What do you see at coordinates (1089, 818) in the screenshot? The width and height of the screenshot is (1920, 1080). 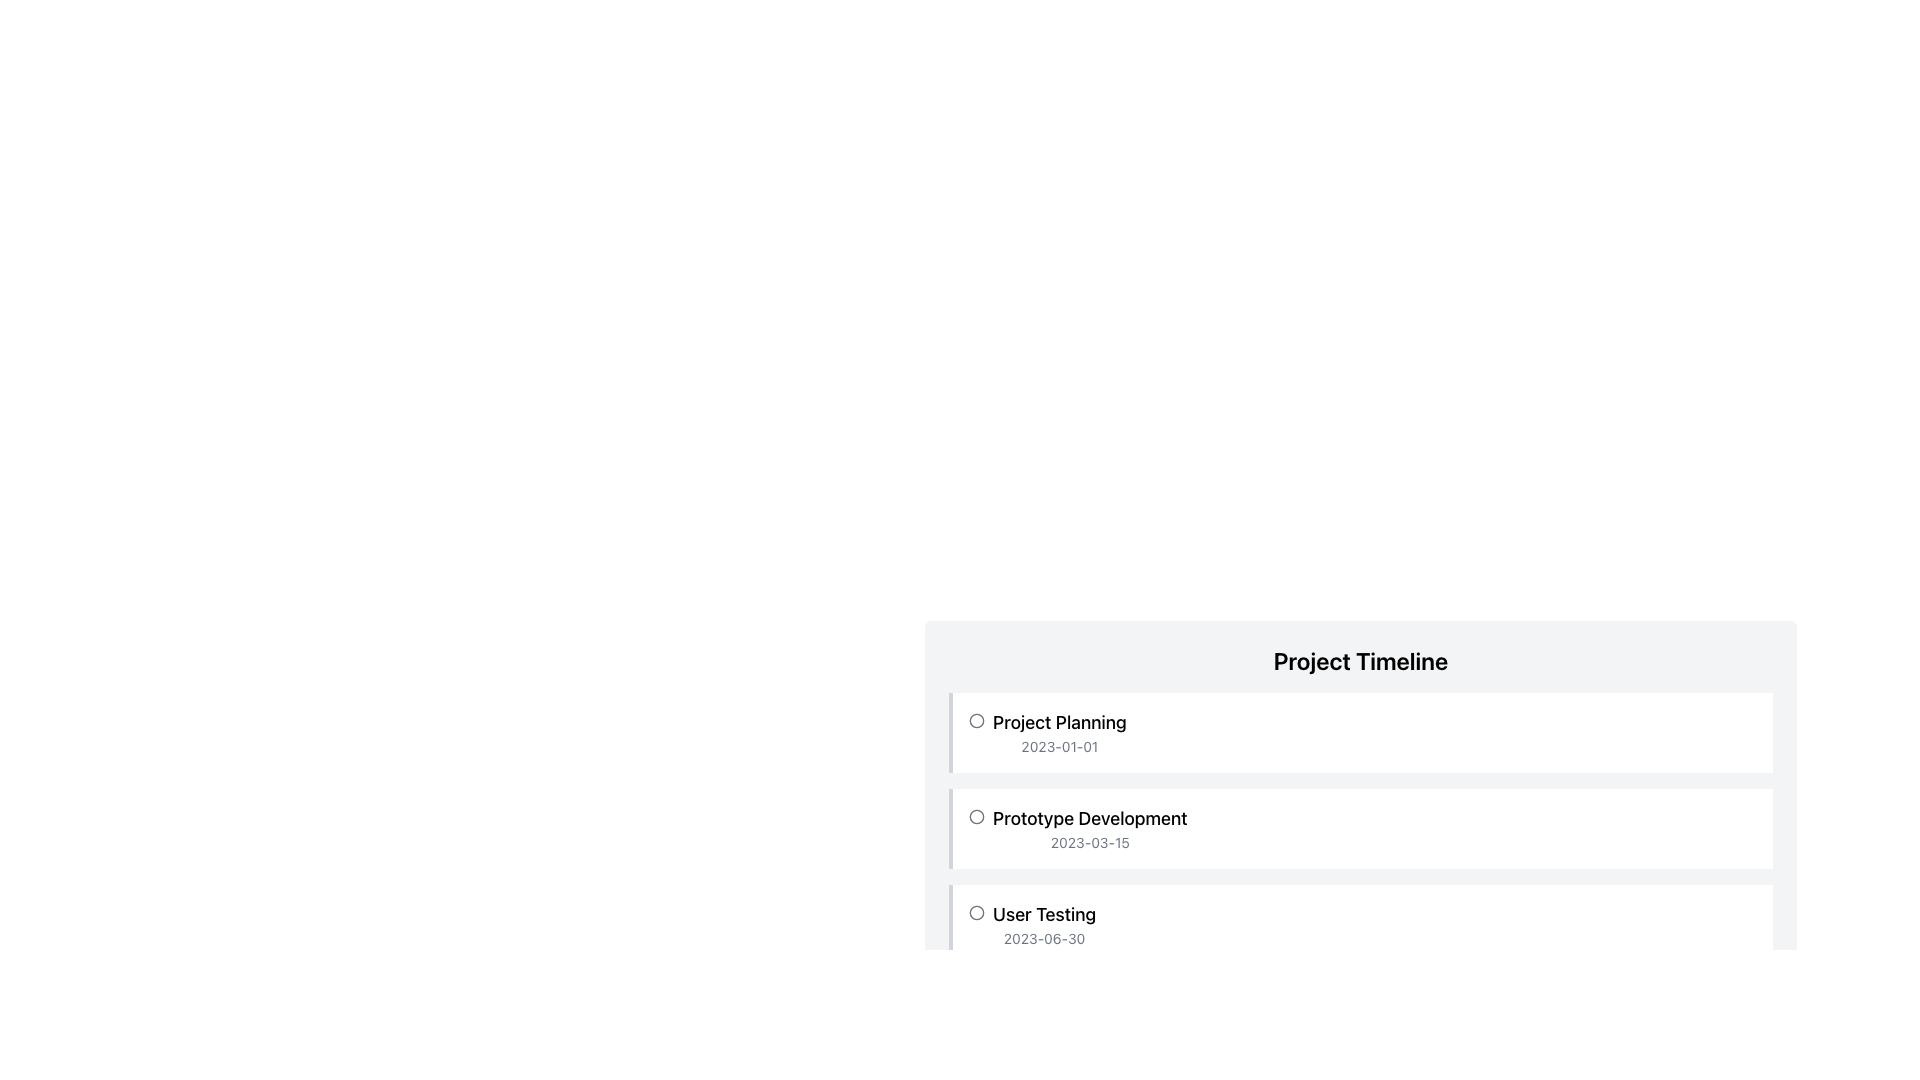 I see `the text label indicating the project phase name, positioned under the 'Project Timeline' heading, between 'Project Planning' and 'User Testing'` at bounding box center [1089, 818].